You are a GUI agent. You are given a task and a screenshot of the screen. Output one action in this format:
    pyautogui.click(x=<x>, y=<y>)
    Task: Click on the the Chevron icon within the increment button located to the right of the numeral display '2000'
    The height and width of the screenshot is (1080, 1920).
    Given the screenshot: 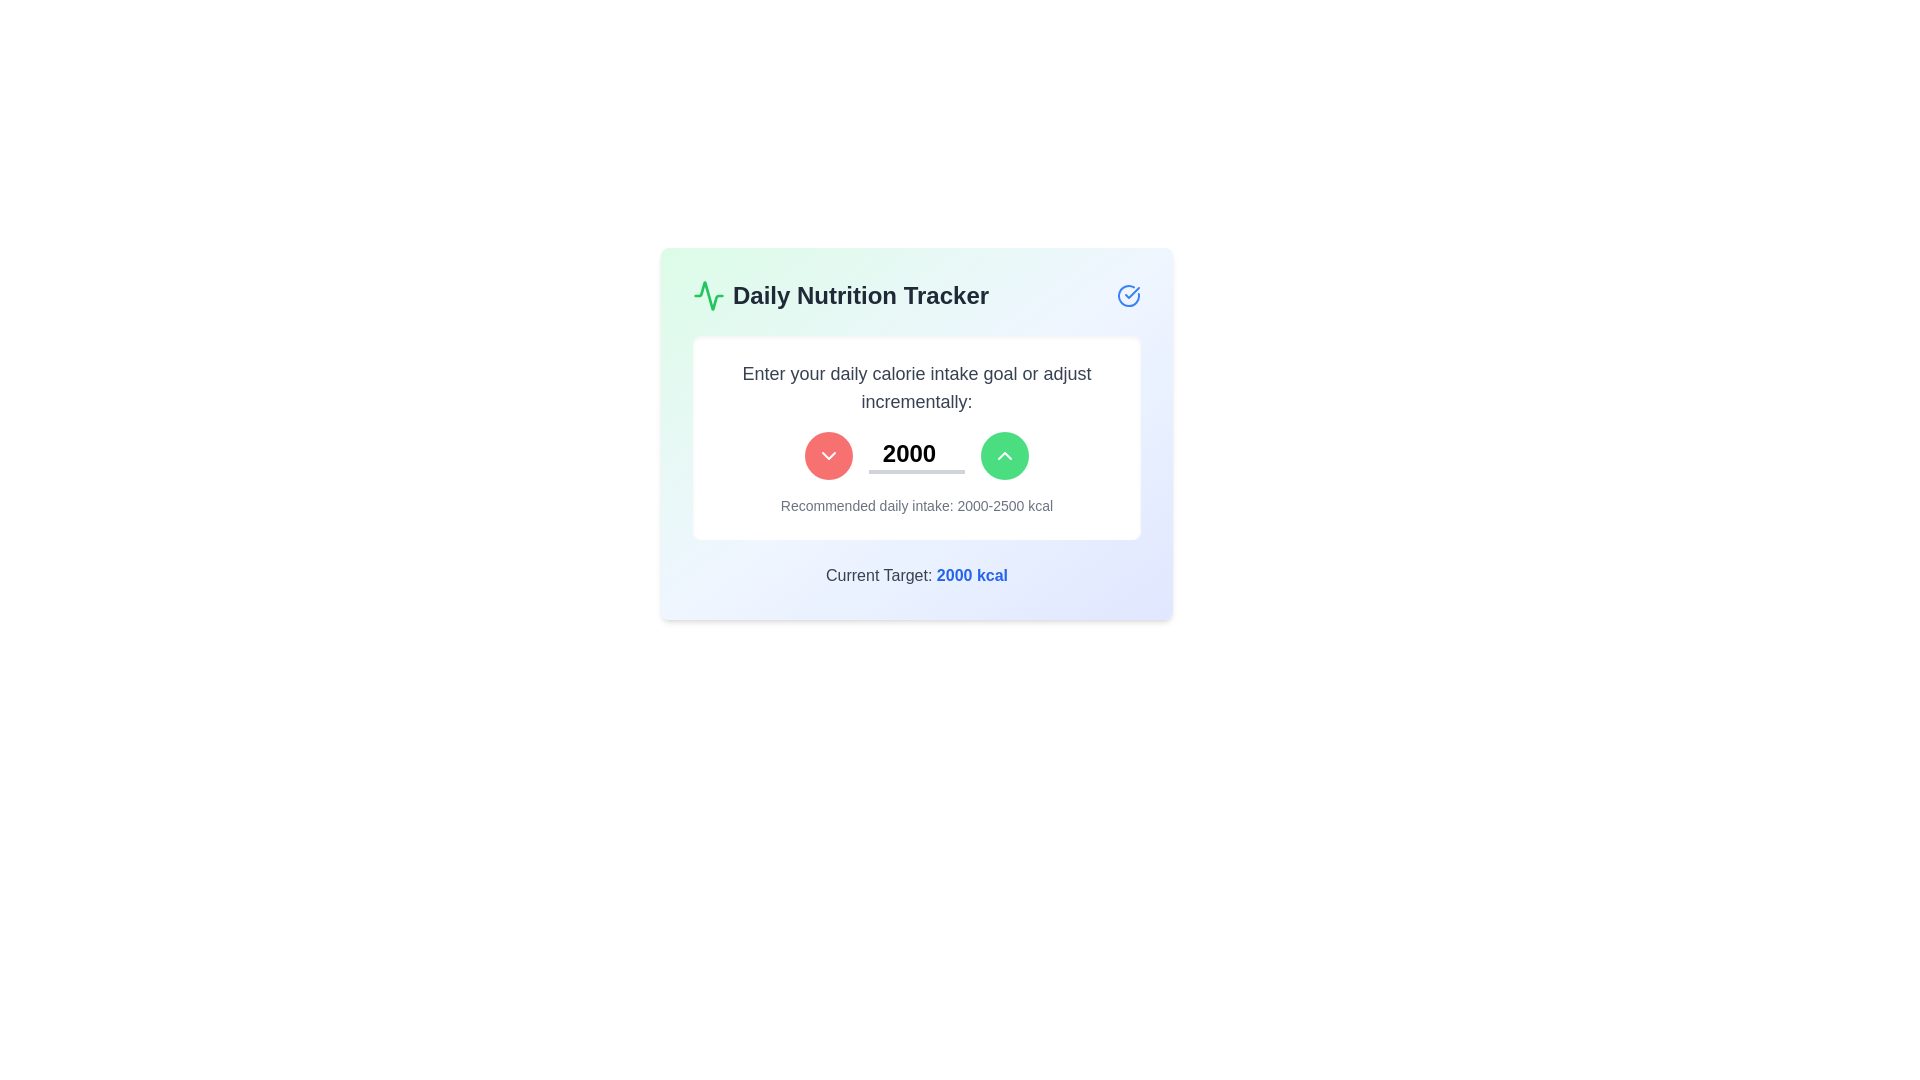 What is the action you would take?
    pyautogui.click(x=1004, y=455)
    